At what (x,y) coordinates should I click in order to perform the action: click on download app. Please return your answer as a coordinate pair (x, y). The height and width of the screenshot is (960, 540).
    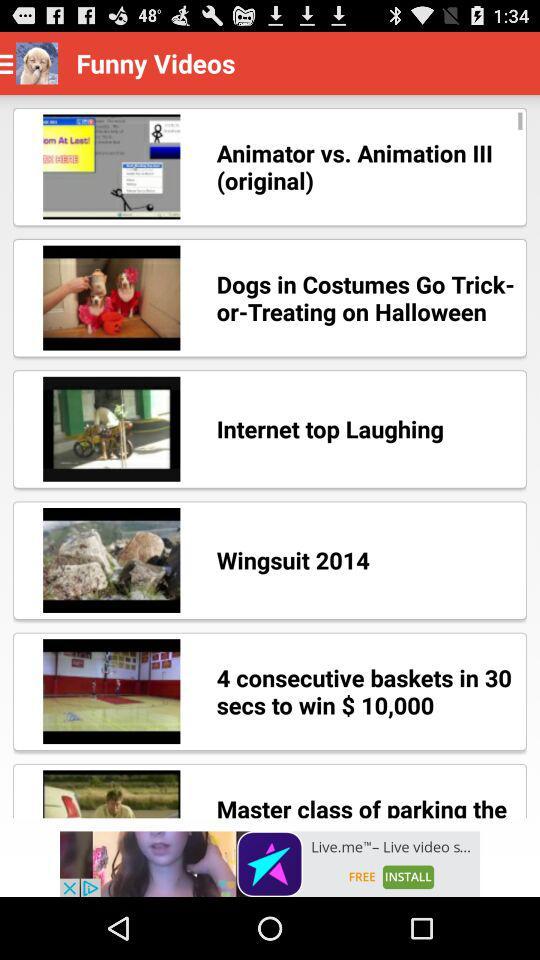
    Looking at the image, I should click on (270, 863).